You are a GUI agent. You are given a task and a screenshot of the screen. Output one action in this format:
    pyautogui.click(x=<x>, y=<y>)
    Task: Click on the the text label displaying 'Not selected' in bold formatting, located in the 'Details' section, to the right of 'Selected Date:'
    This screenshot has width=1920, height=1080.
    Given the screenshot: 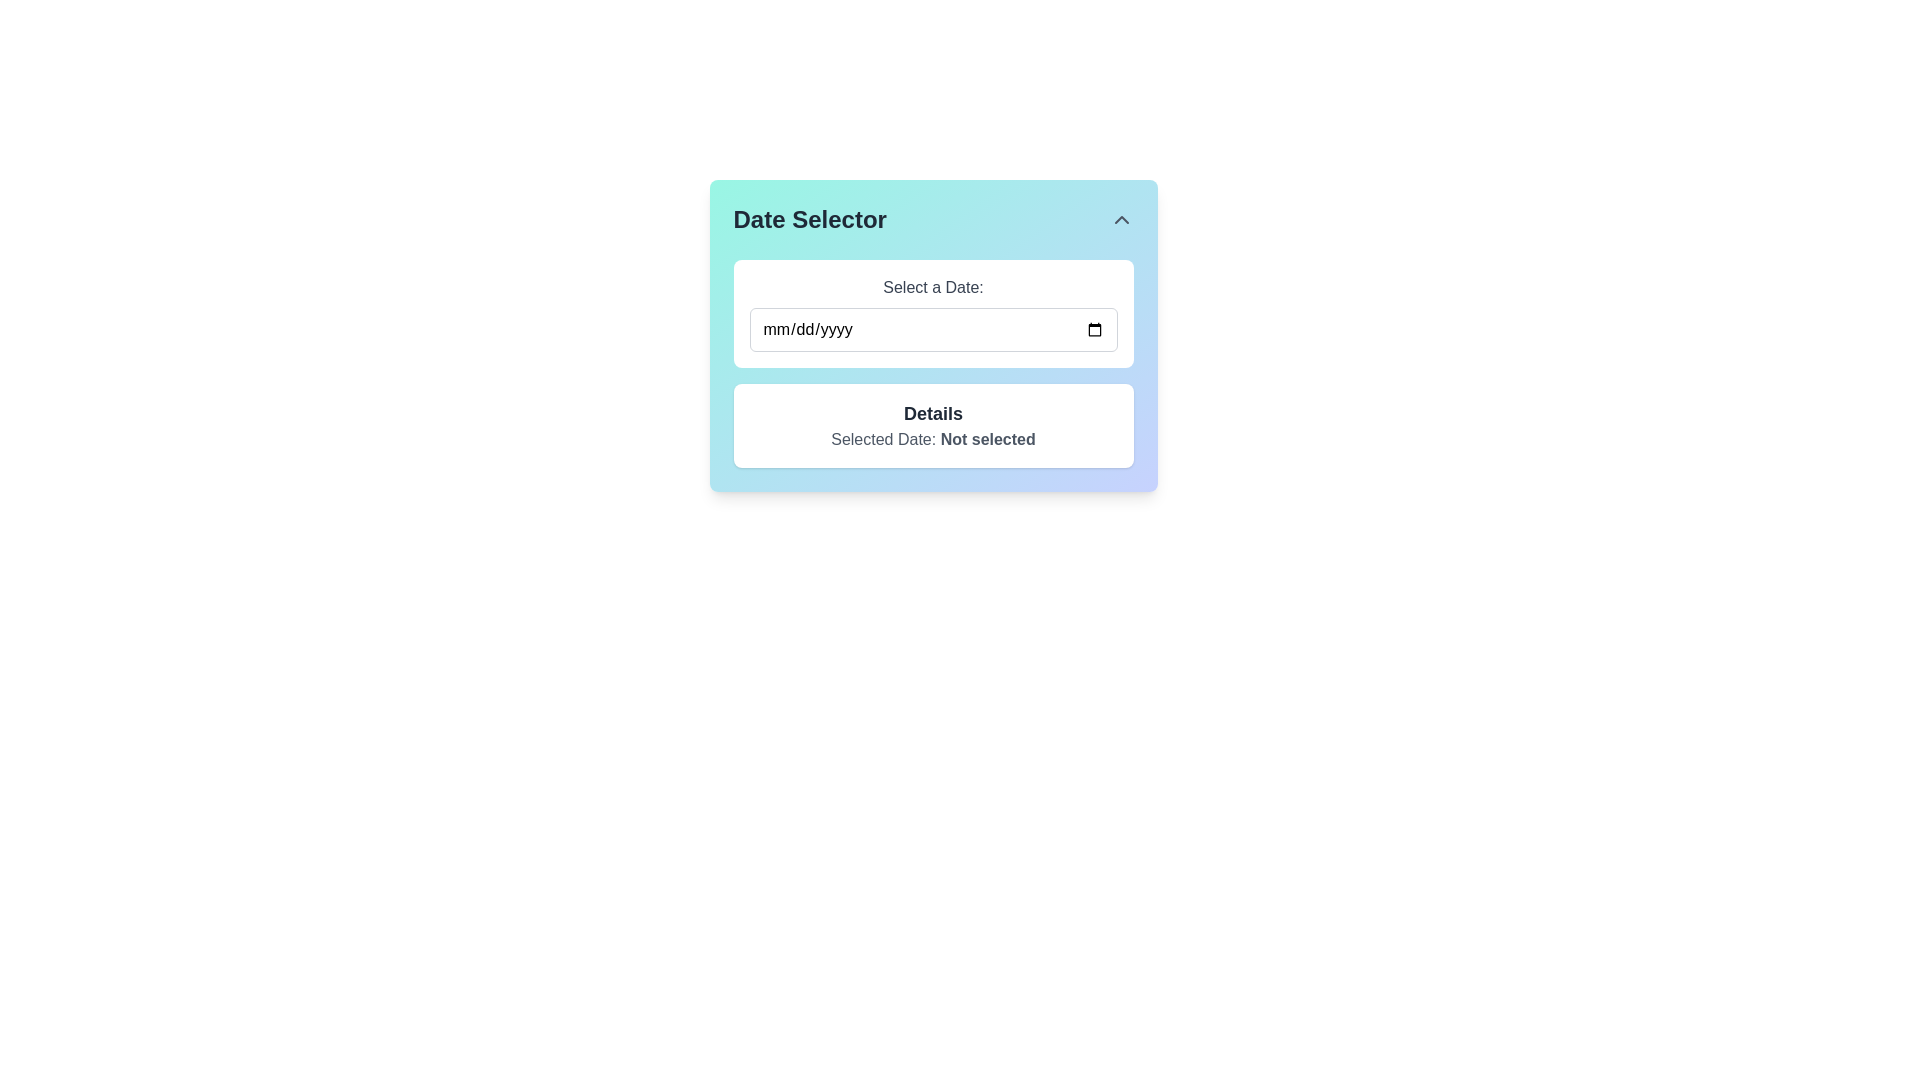 What is the action you would take?
    pyautogui.click(x=988, y=438)
    